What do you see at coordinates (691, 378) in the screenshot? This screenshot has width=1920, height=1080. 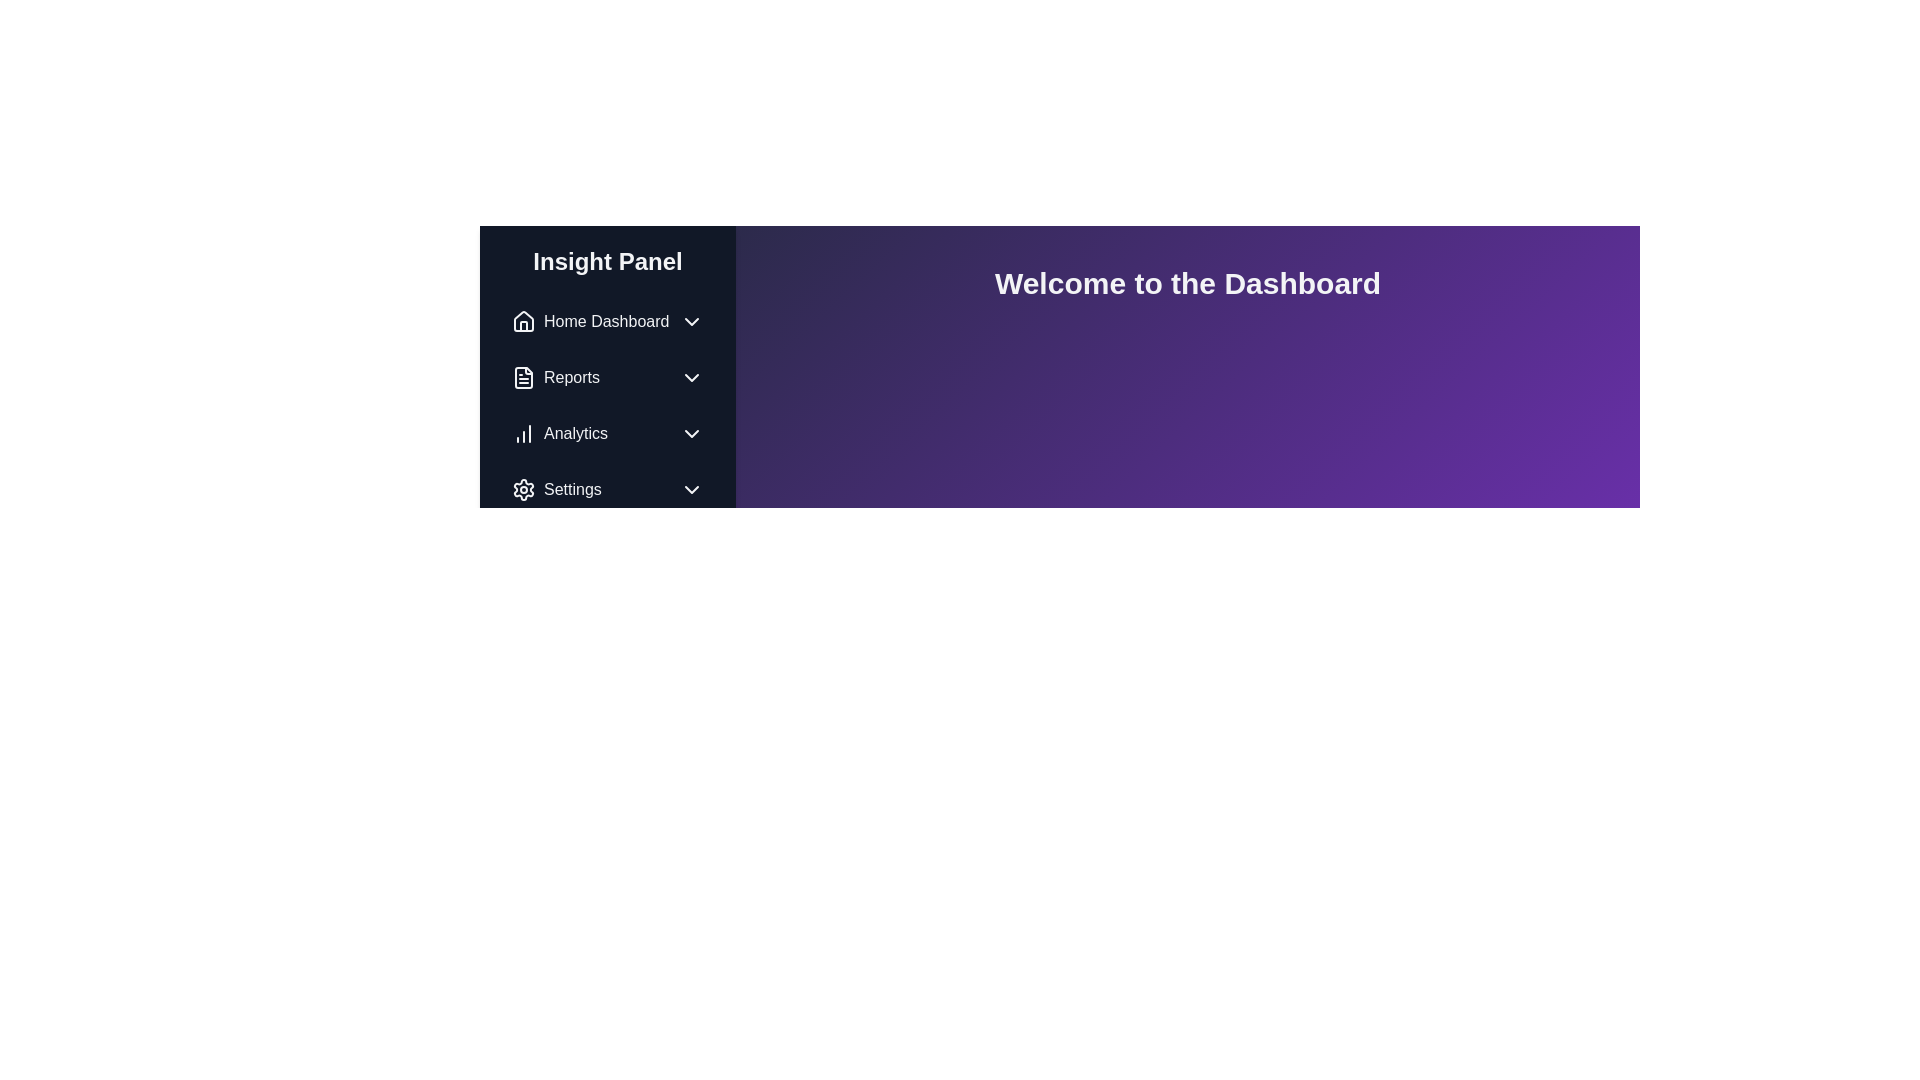 I see `the downward-pointing chevron icon located to the right of the 'Reports' text in the vertical navigation menu` at bounding box center [691, 378].